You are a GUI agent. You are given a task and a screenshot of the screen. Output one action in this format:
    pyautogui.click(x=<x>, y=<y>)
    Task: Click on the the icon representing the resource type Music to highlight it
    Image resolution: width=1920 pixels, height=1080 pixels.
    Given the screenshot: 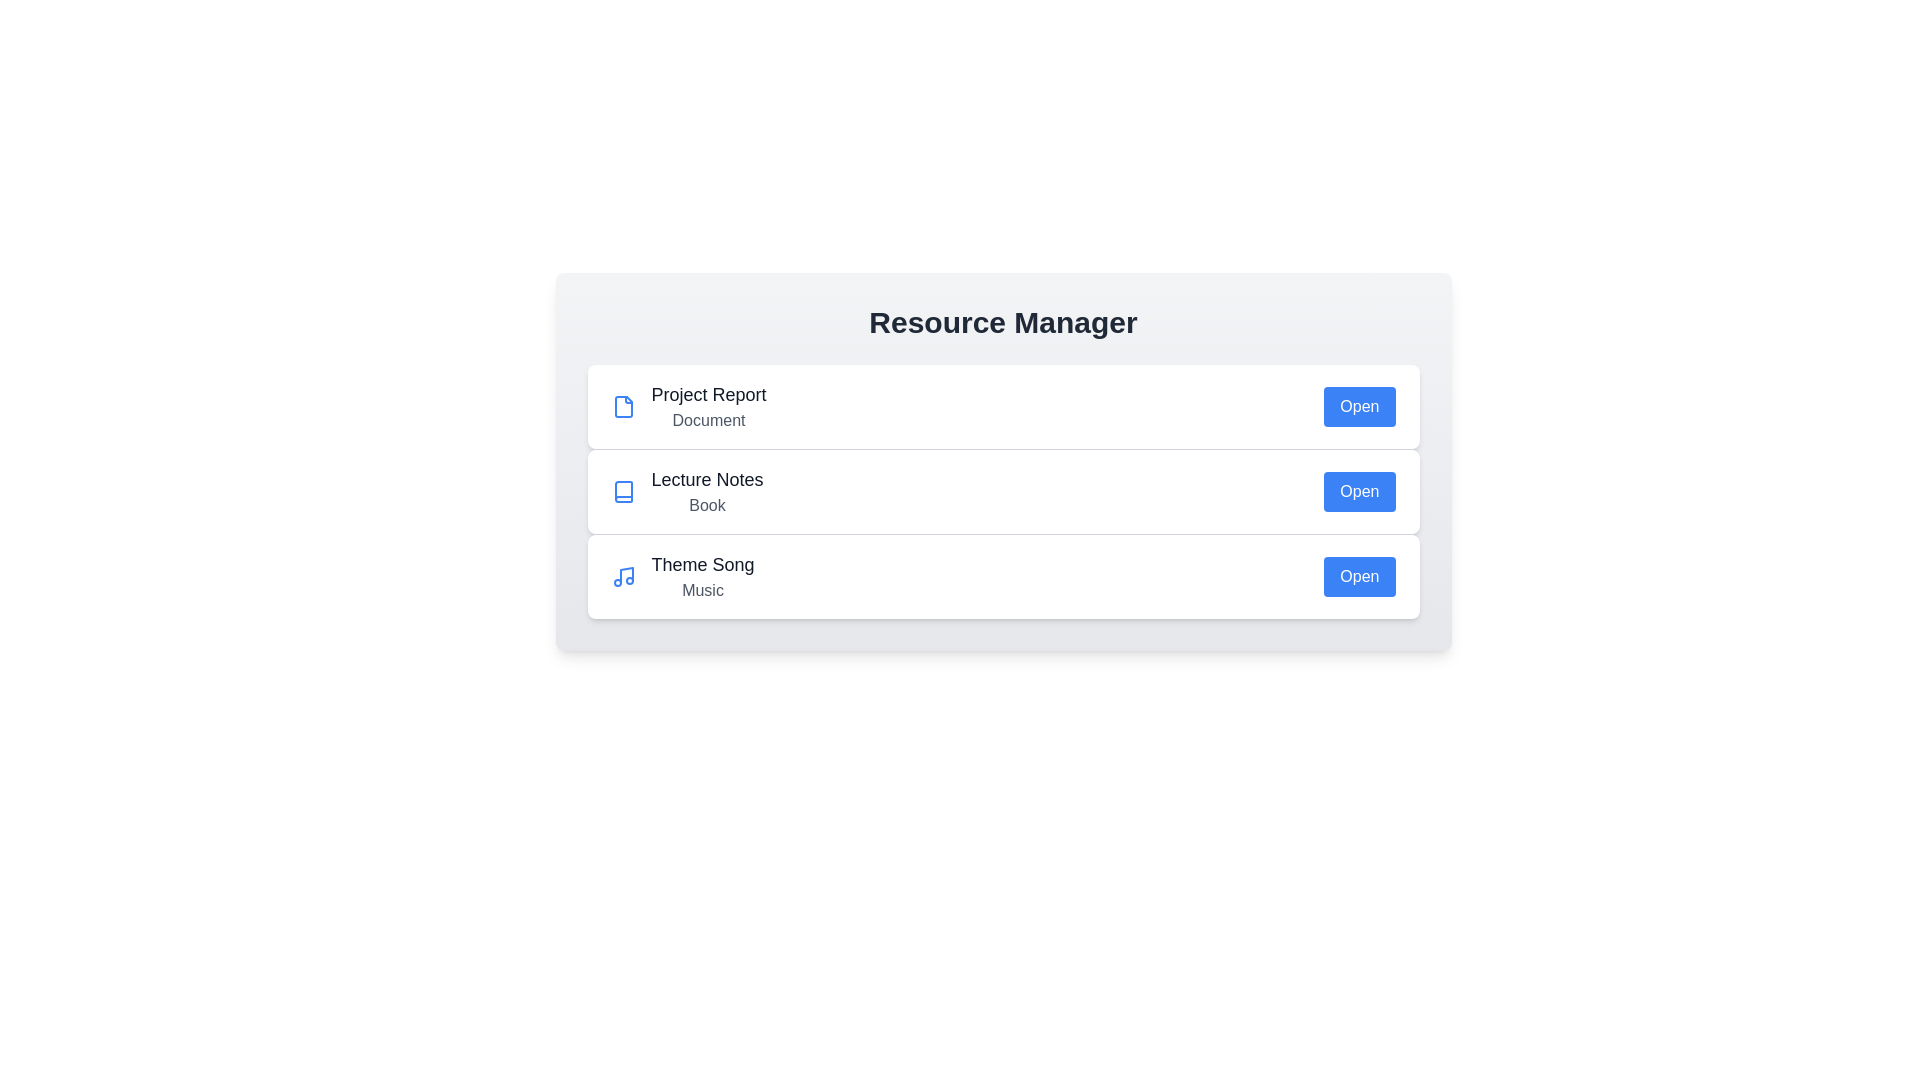 What is the action you would take?
    pyautogui.click(x=622, y=577)
    